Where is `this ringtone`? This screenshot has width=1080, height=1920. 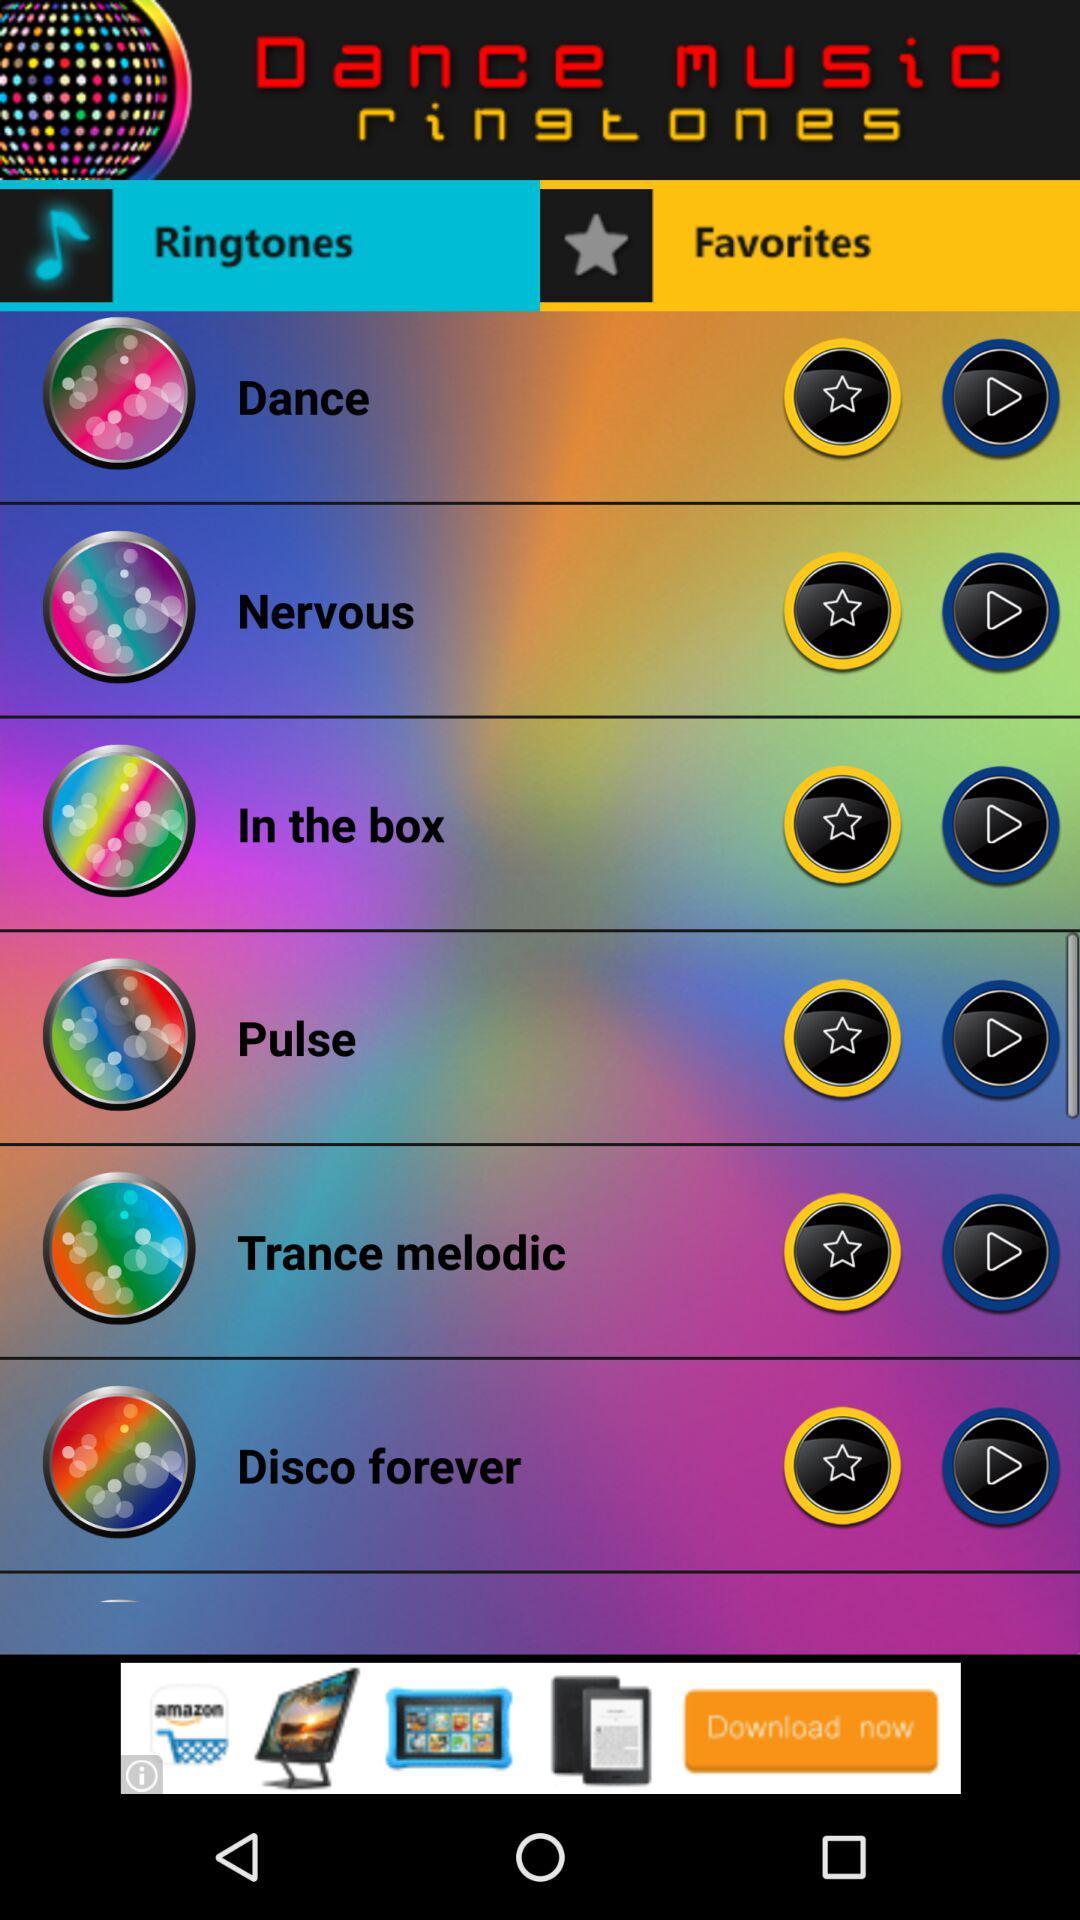 this ringtone is located at coordinates (1000, 808).